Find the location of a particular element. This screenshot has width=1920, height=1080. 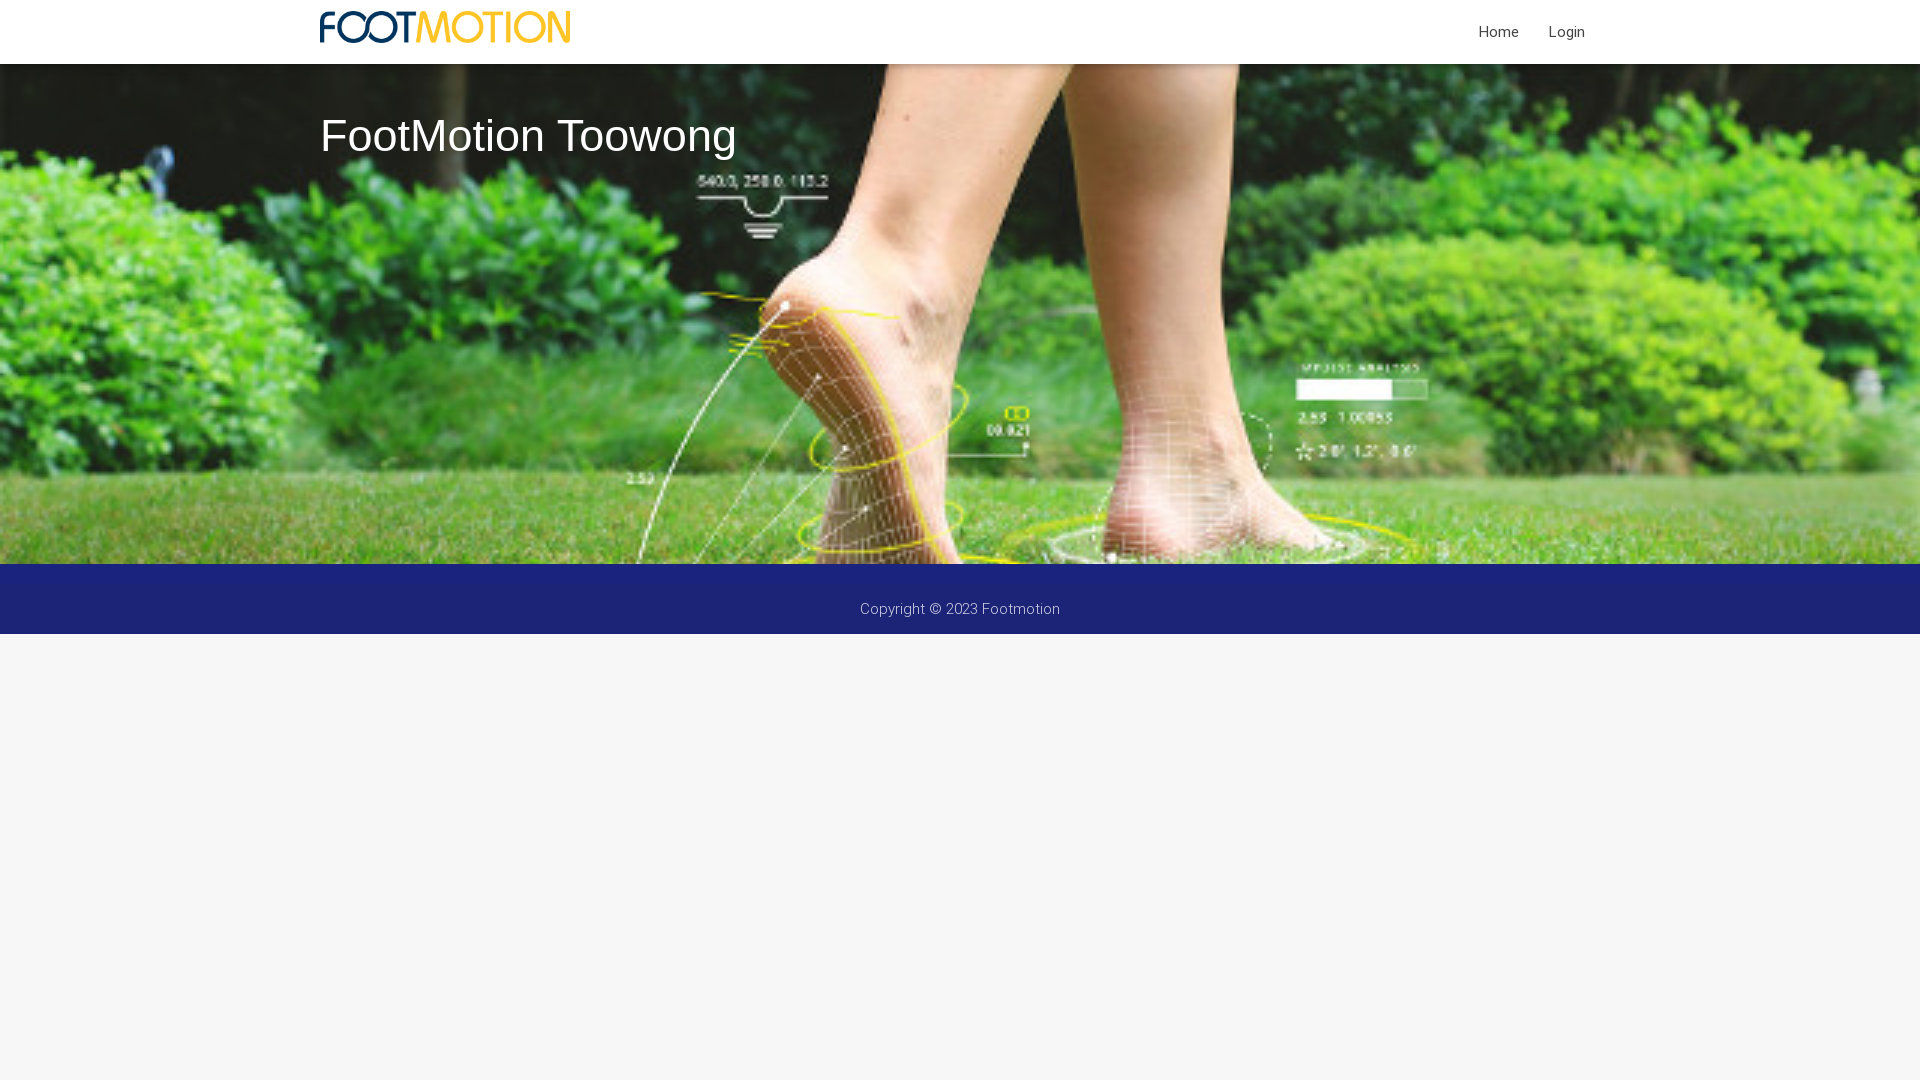

'Home' is located at coordinates (1498, 31).